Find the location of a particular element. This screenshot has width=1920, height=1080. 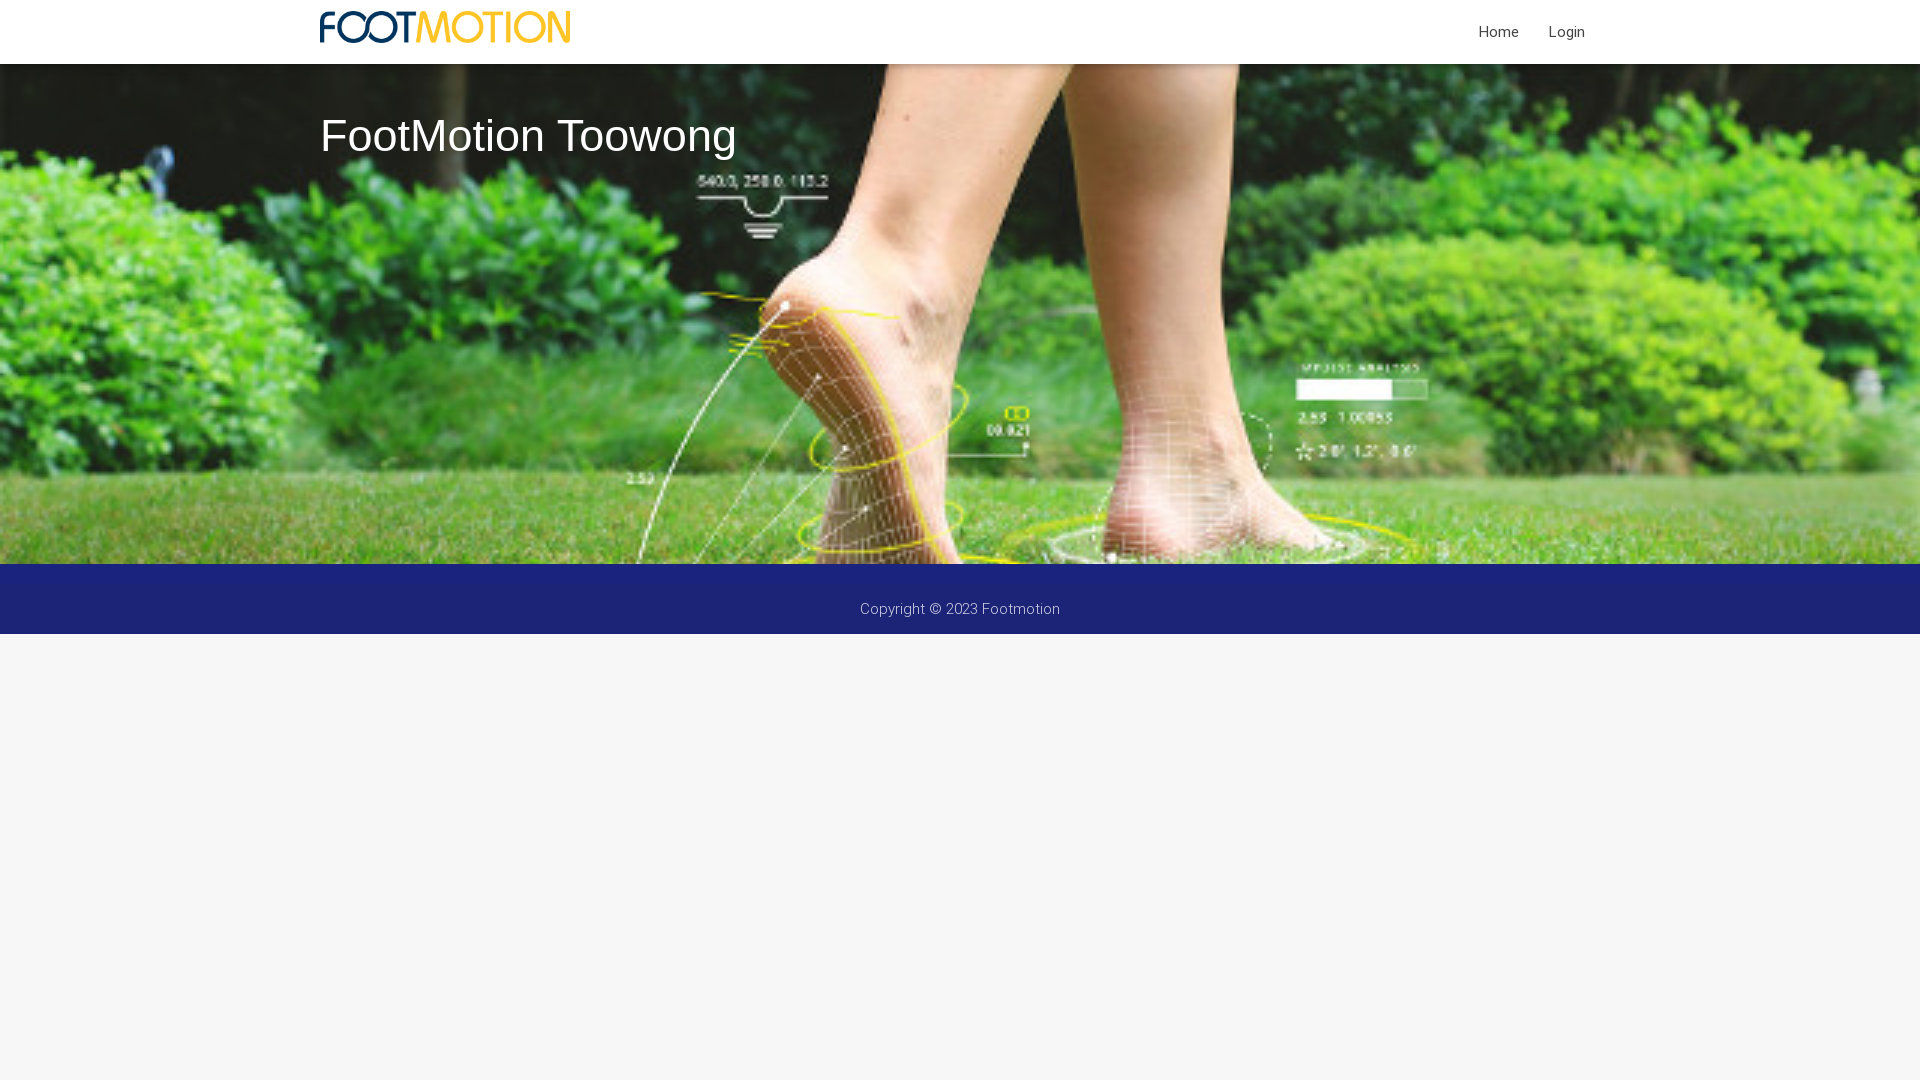

'Home' is located at coordinates (1498, 31).